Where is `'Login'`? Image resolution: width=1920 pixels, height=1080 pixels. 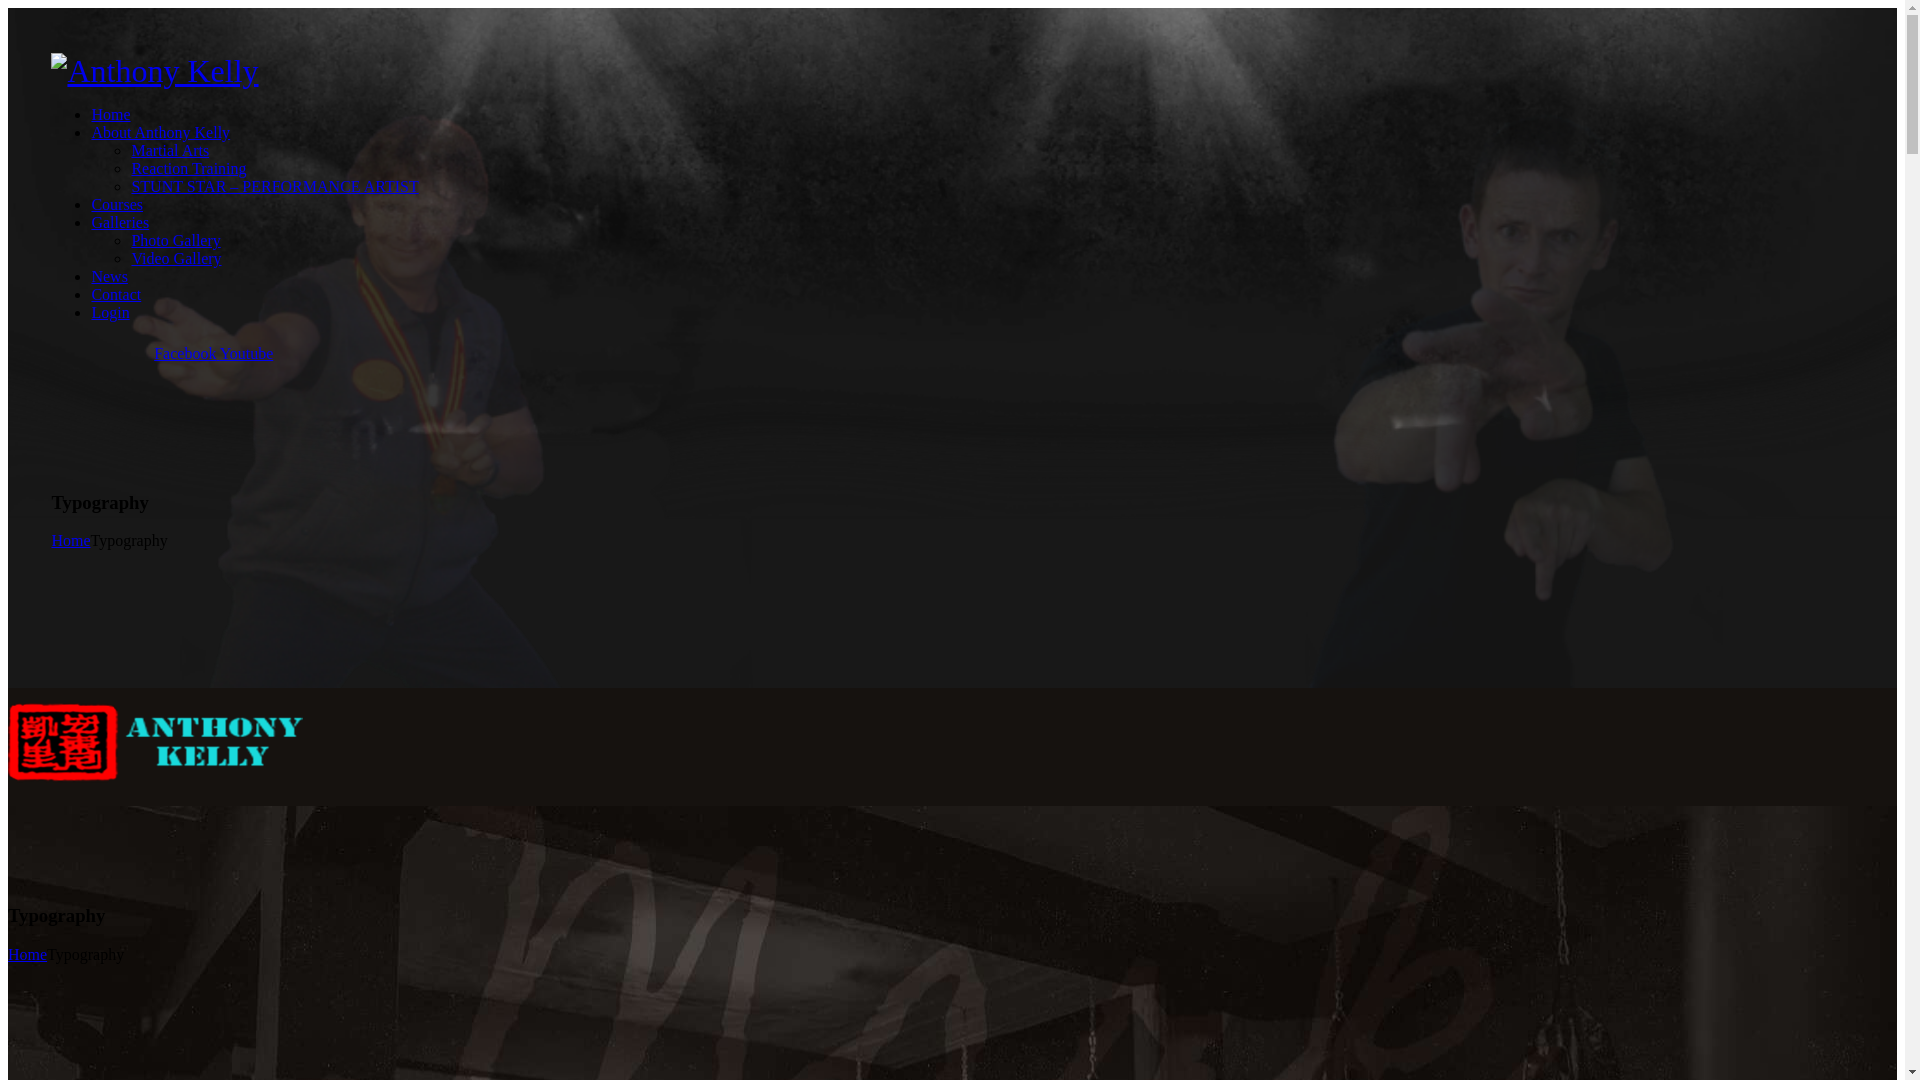
'Login' is located at coordinates (109, 312).